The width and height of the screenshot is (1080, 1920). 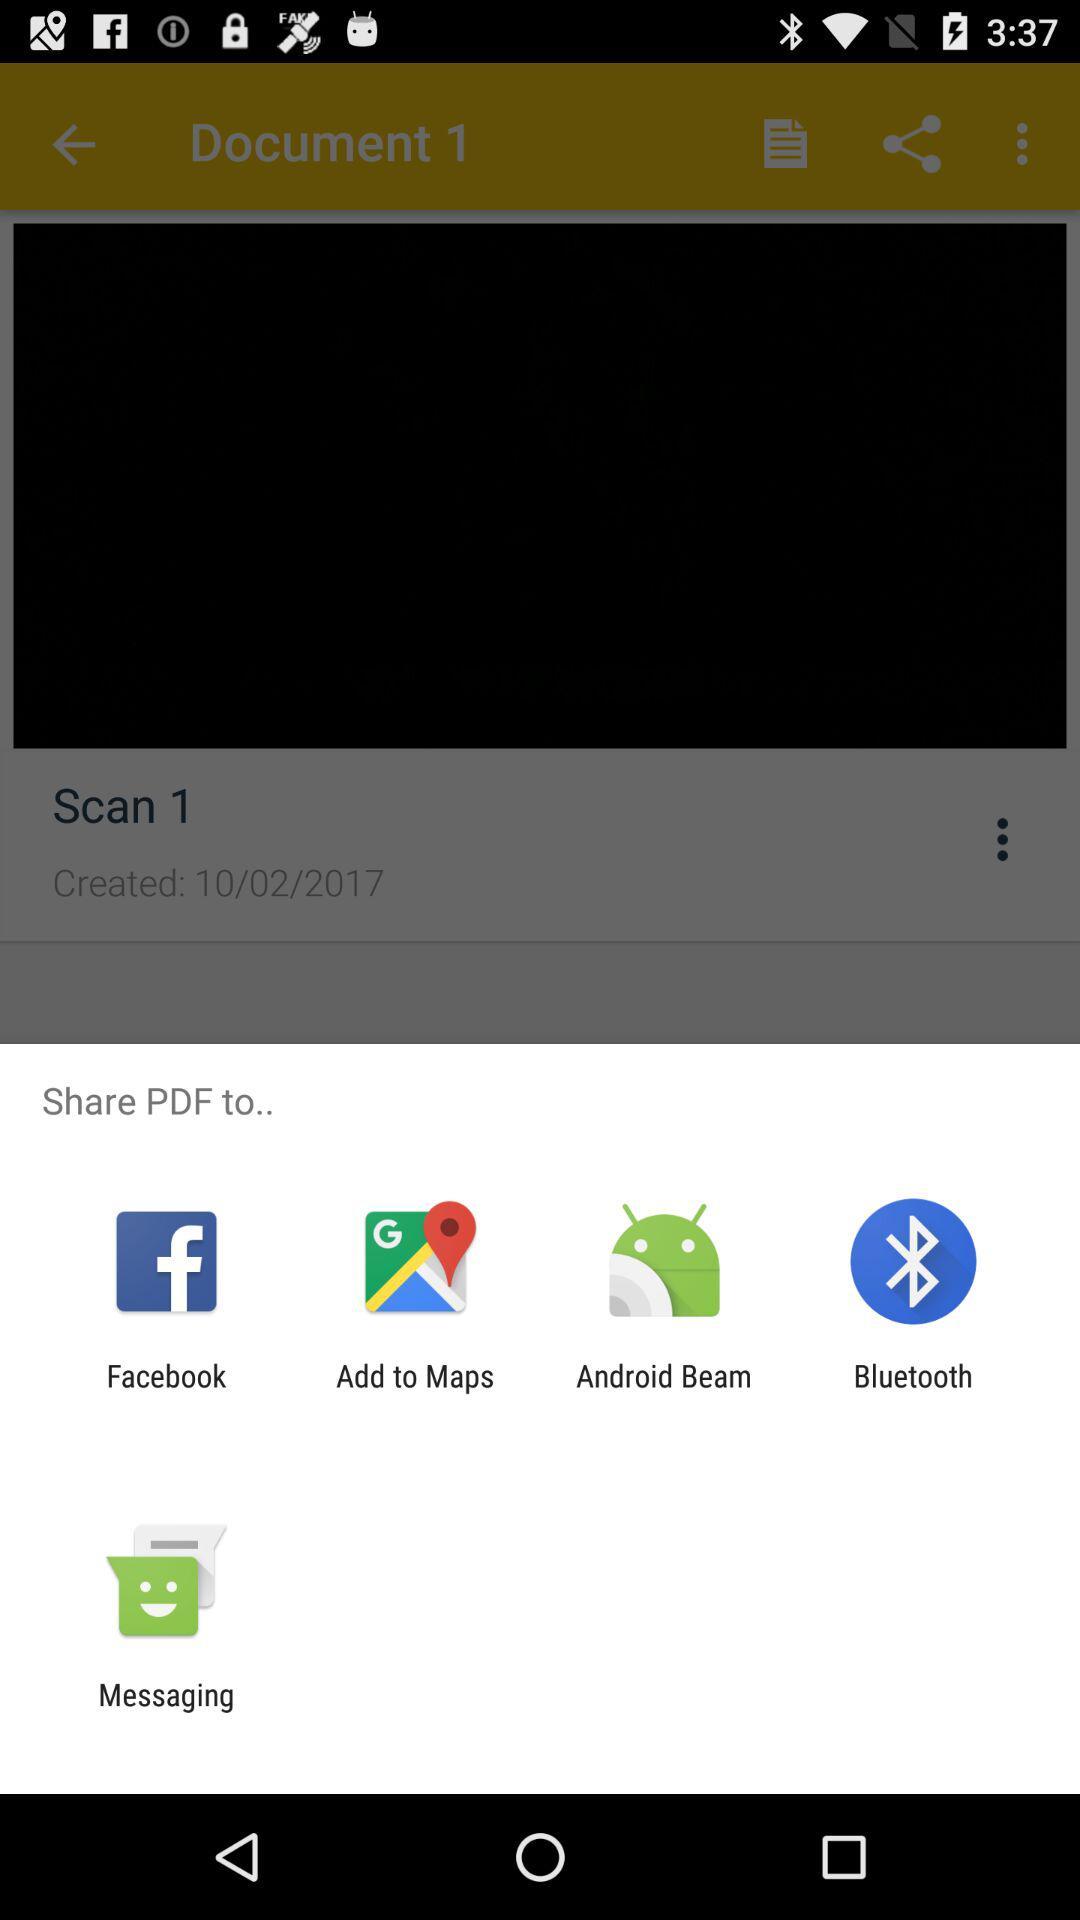 I want to click on the item next to android beam, so click(x=414, y=1392).